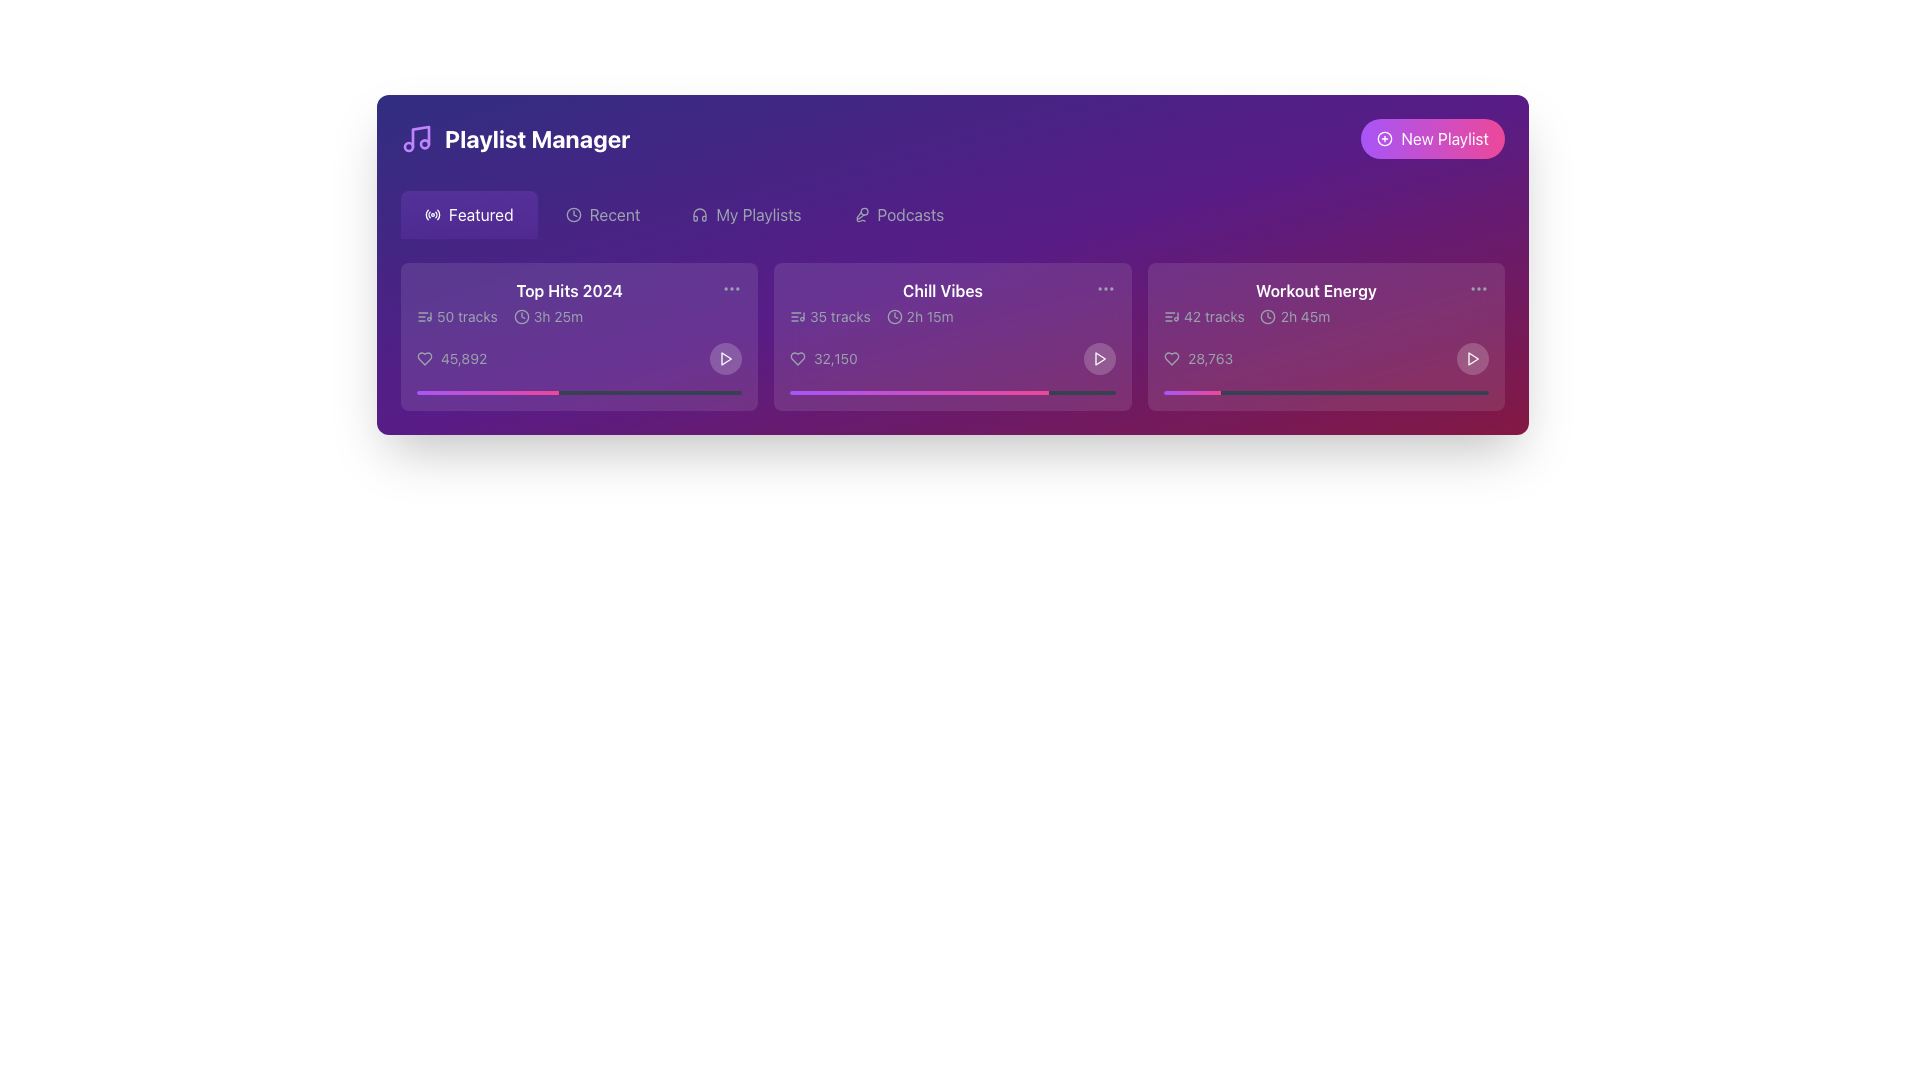  I want to click on the number '45,892' on the interactive button with a heart icon, so click(450, 357).